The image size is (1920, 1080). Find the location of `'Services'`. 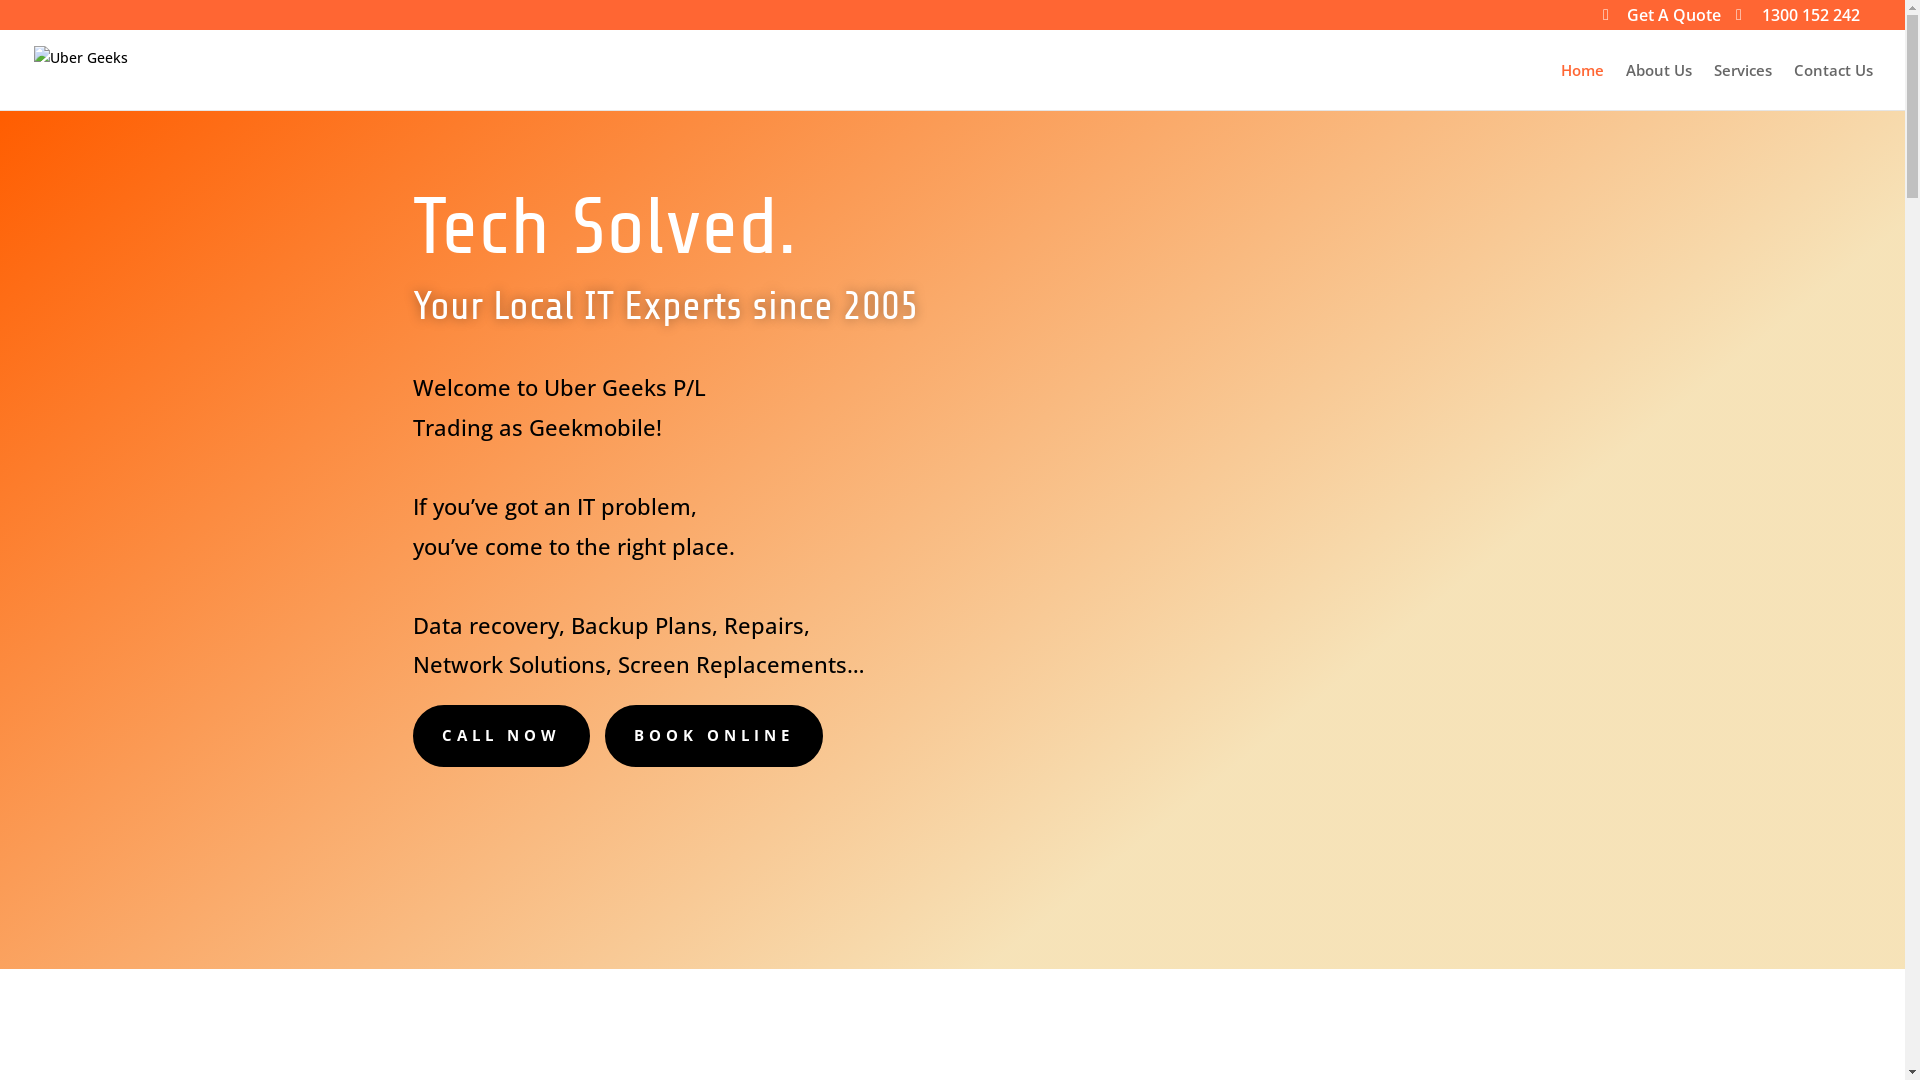

'Services' is located at coordinates (1741, 85).